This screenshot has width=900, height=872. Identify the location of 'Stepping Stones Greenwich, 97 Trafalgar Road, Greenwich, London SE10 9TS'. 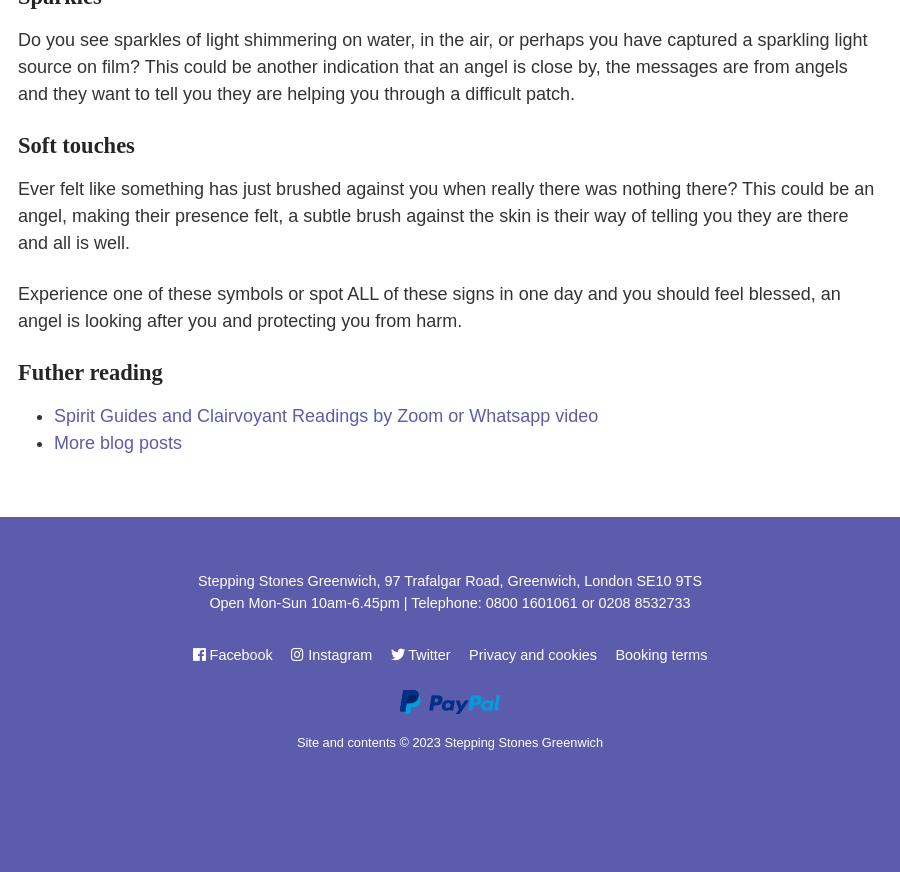
(198, 581).